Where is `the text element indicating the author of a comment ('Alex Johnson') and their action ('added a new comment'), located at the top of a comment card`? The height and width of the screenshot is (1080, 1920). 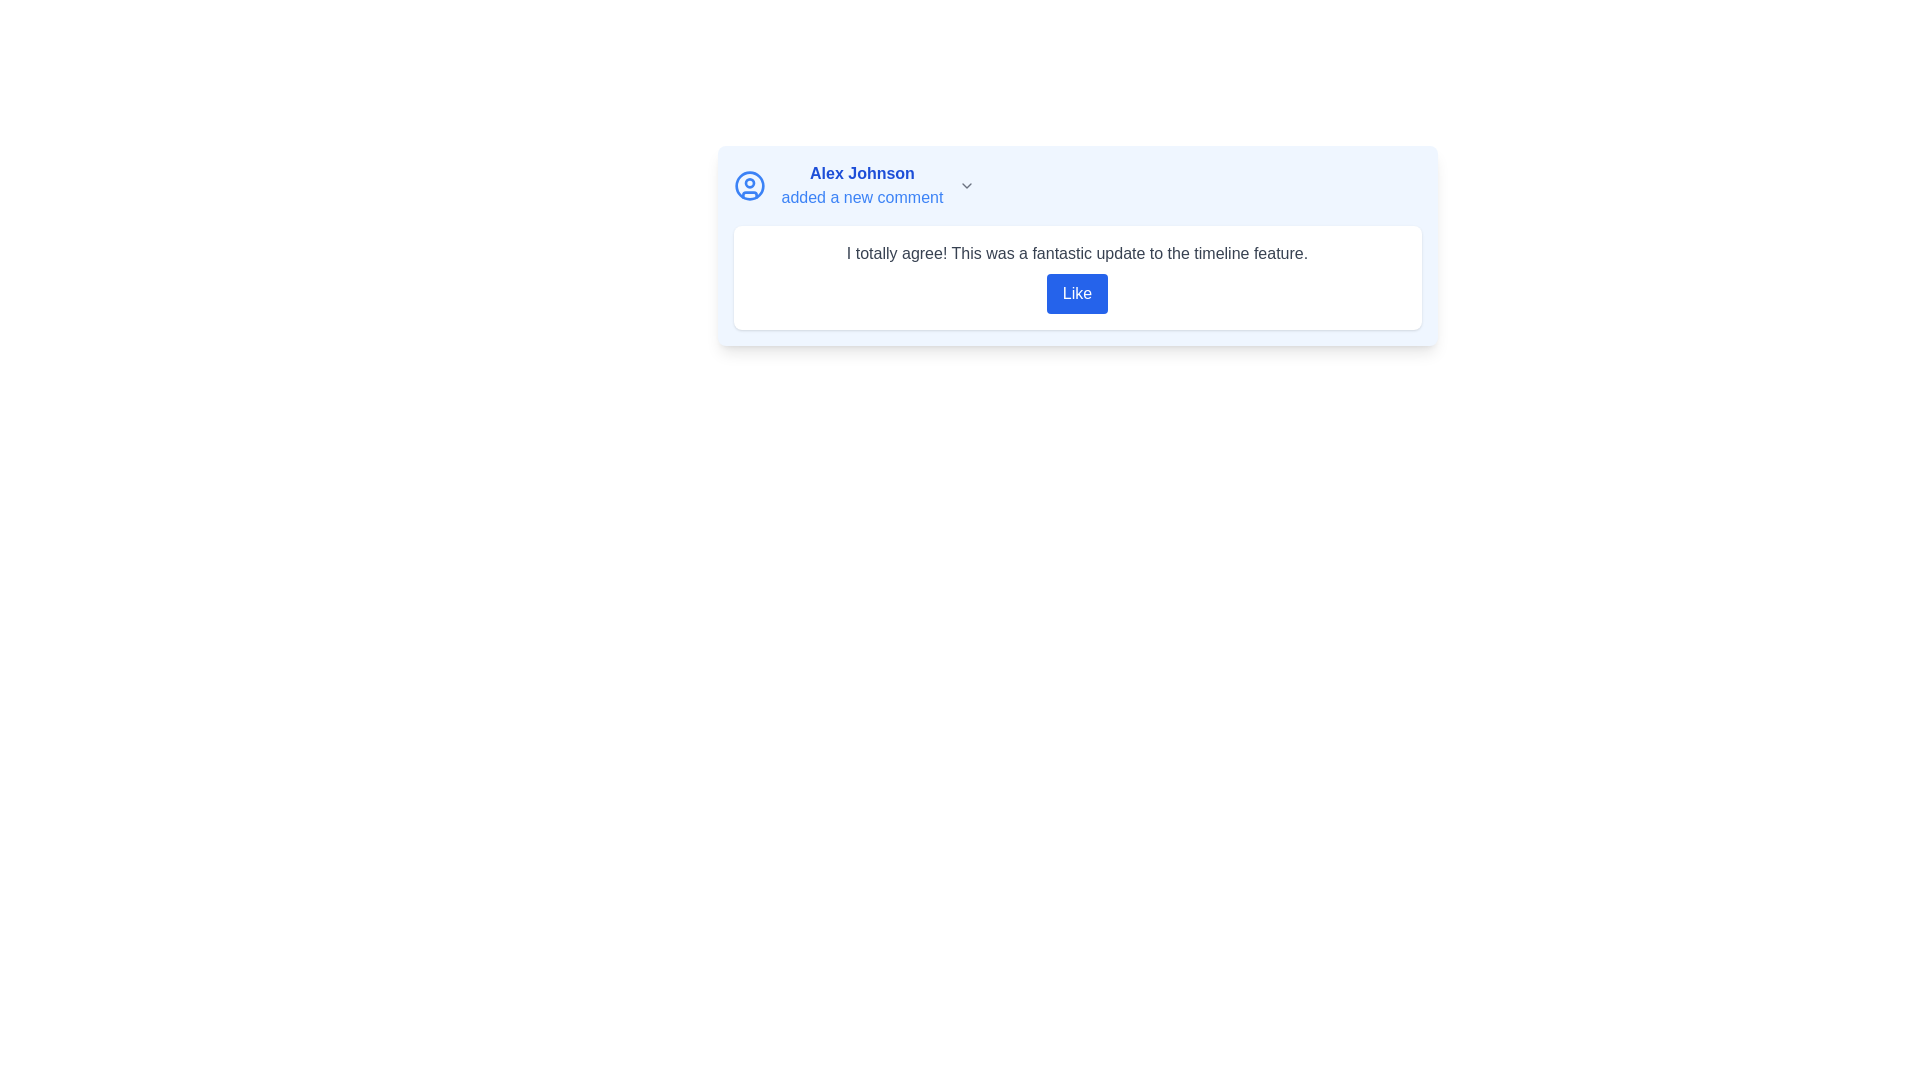
the text element indicating the author of a comment ('Alex Johnson') and their action ('added a new comment'), located at the top of a comment card is located at coordinates (862, 185).